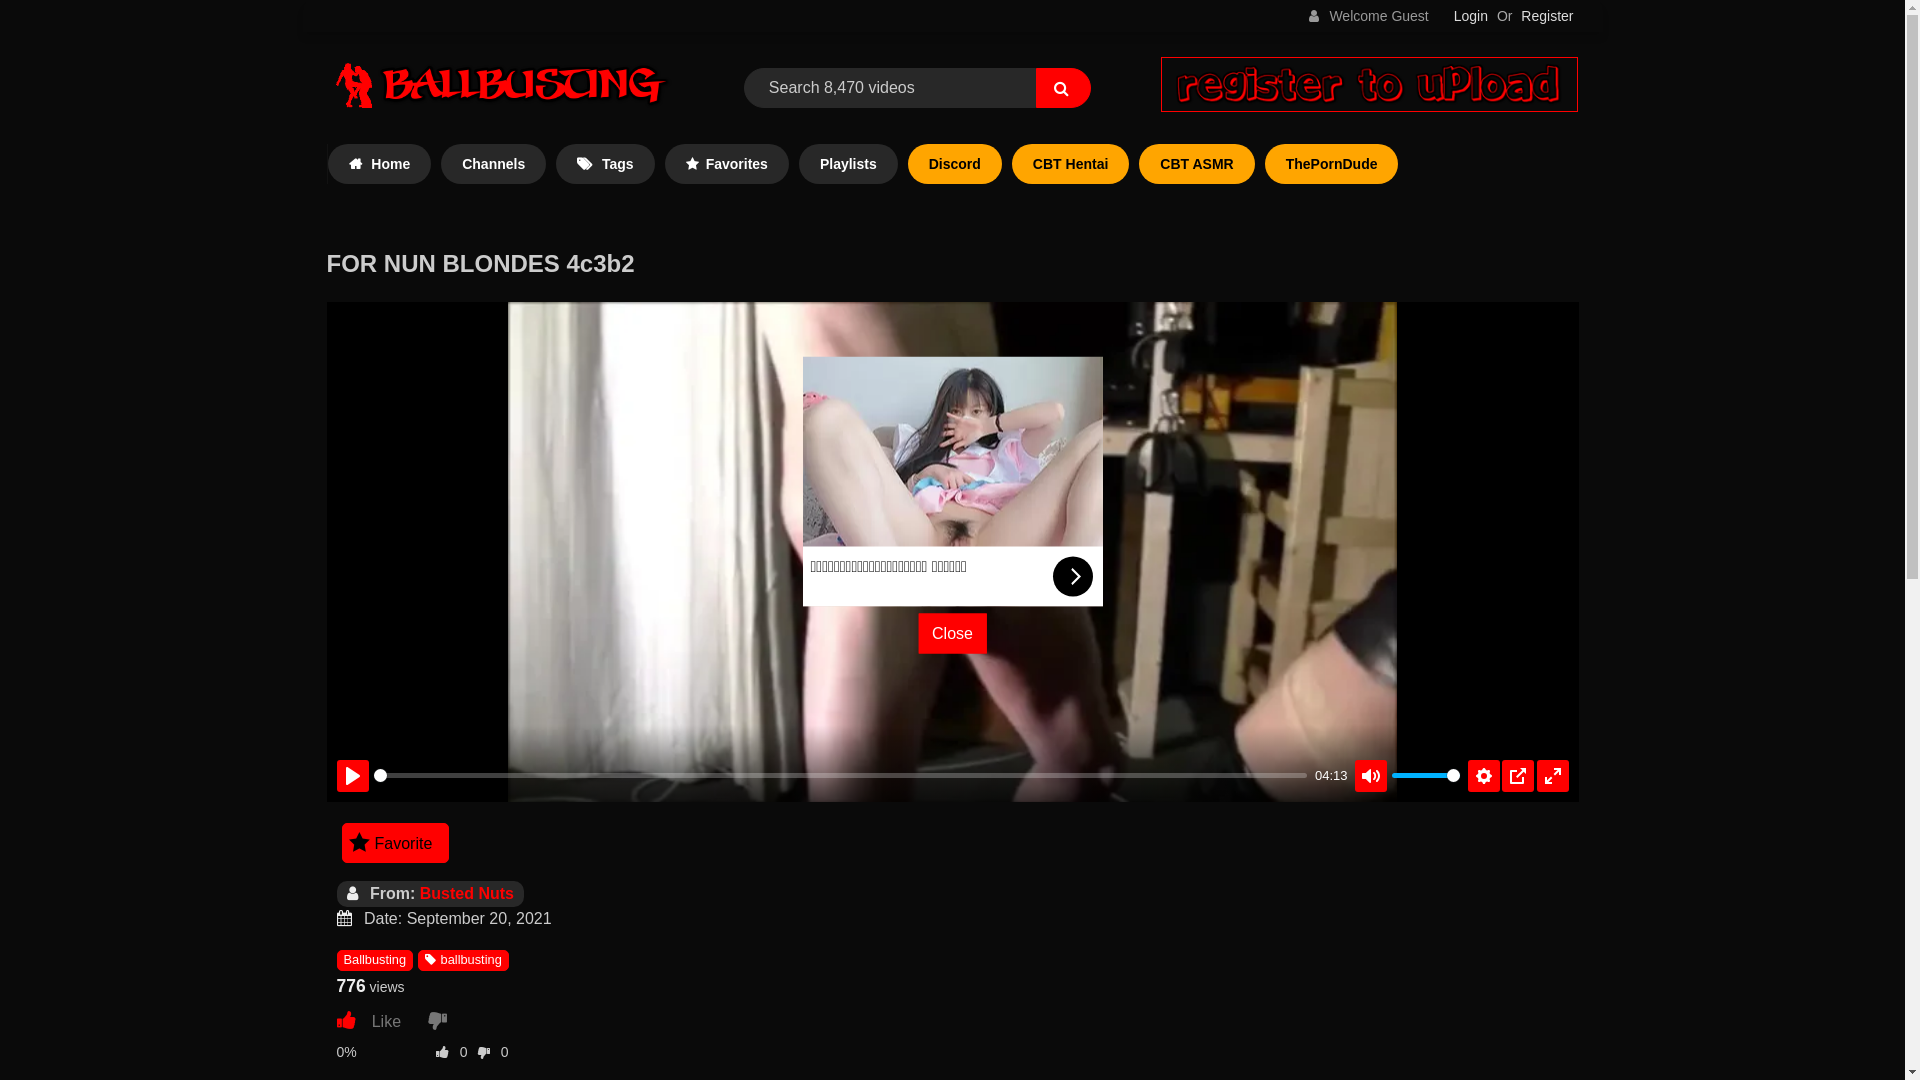  Describe the element at coordinates (725, 163) in the screenshot. I see `'Favorites'` at that location.